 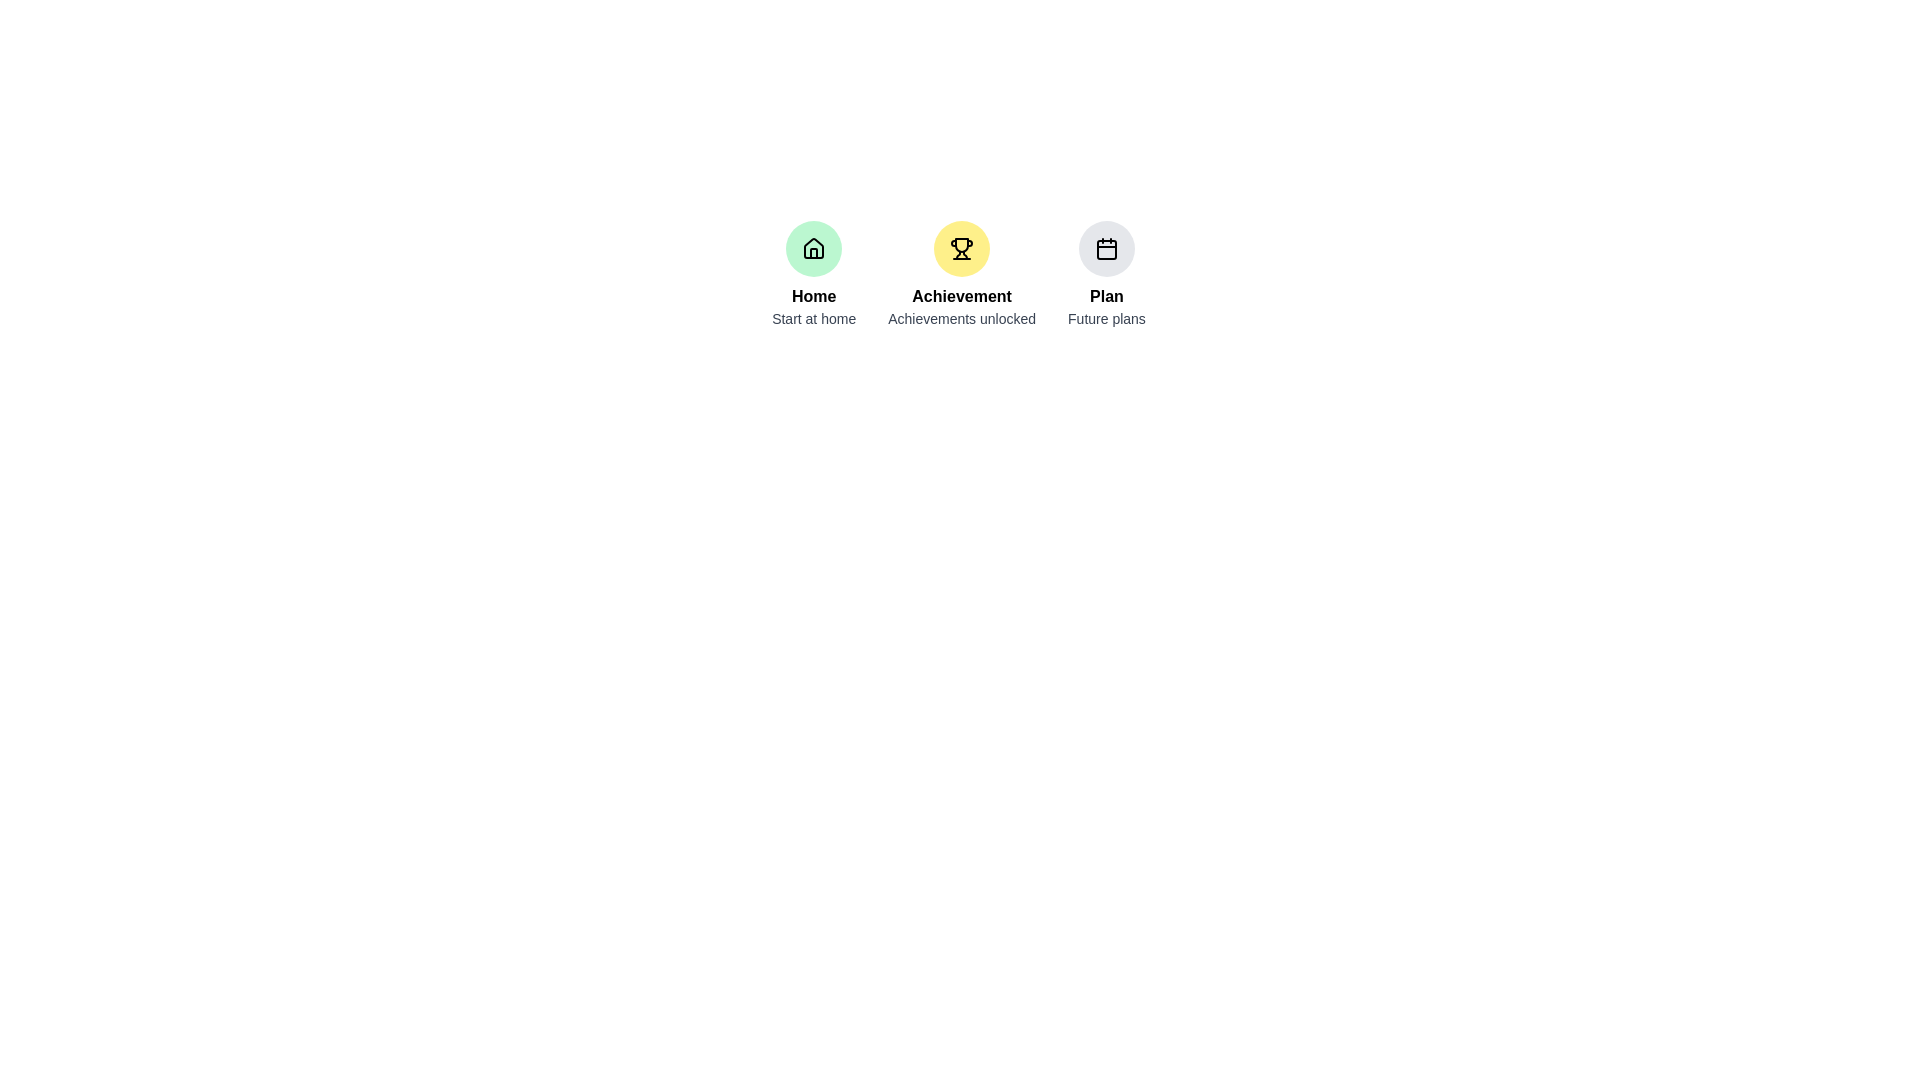 I want to click on the achievements icon located in the center section of the interface, positioned between the 'Home' icon on the left and the 'Plan' icon on the right, so click(x=962, y=248).